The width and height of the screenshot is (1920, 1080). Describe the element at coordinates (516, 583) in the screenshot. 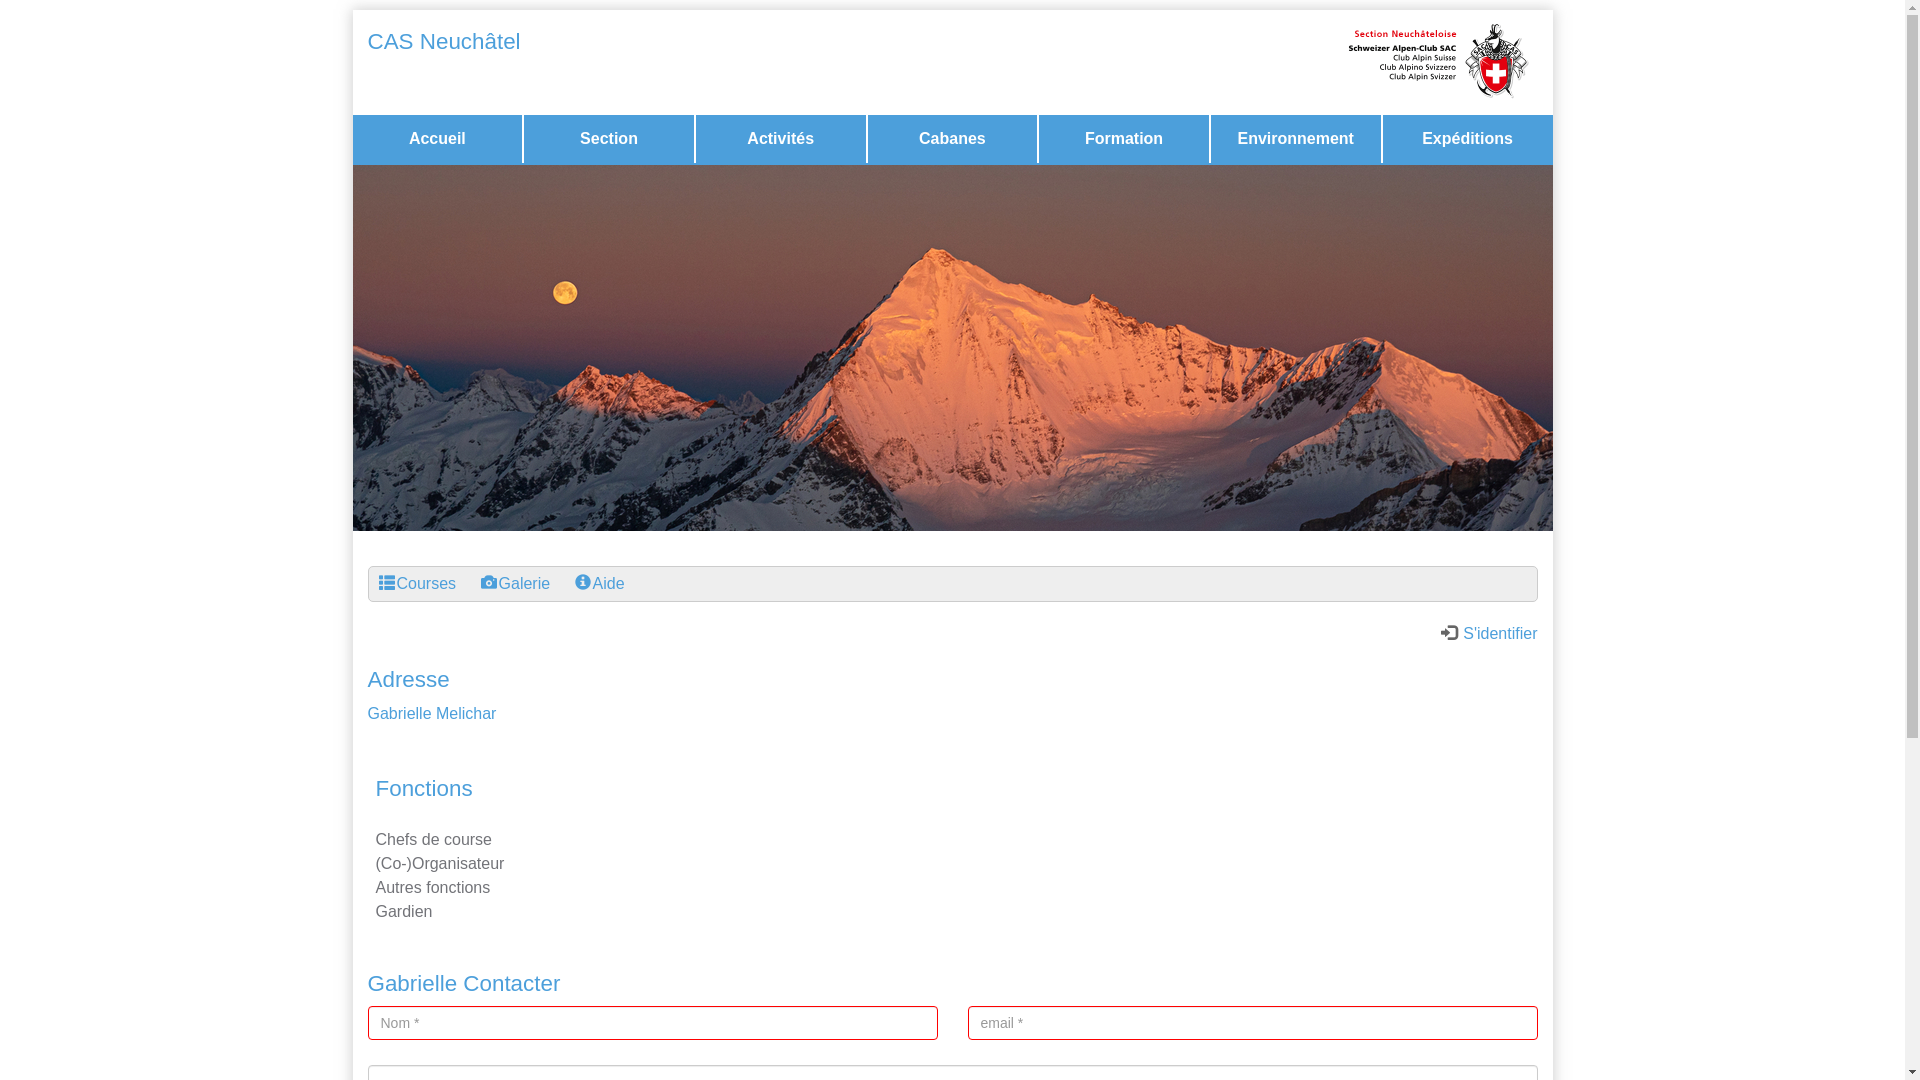

I see `'Galerie'` at that location.